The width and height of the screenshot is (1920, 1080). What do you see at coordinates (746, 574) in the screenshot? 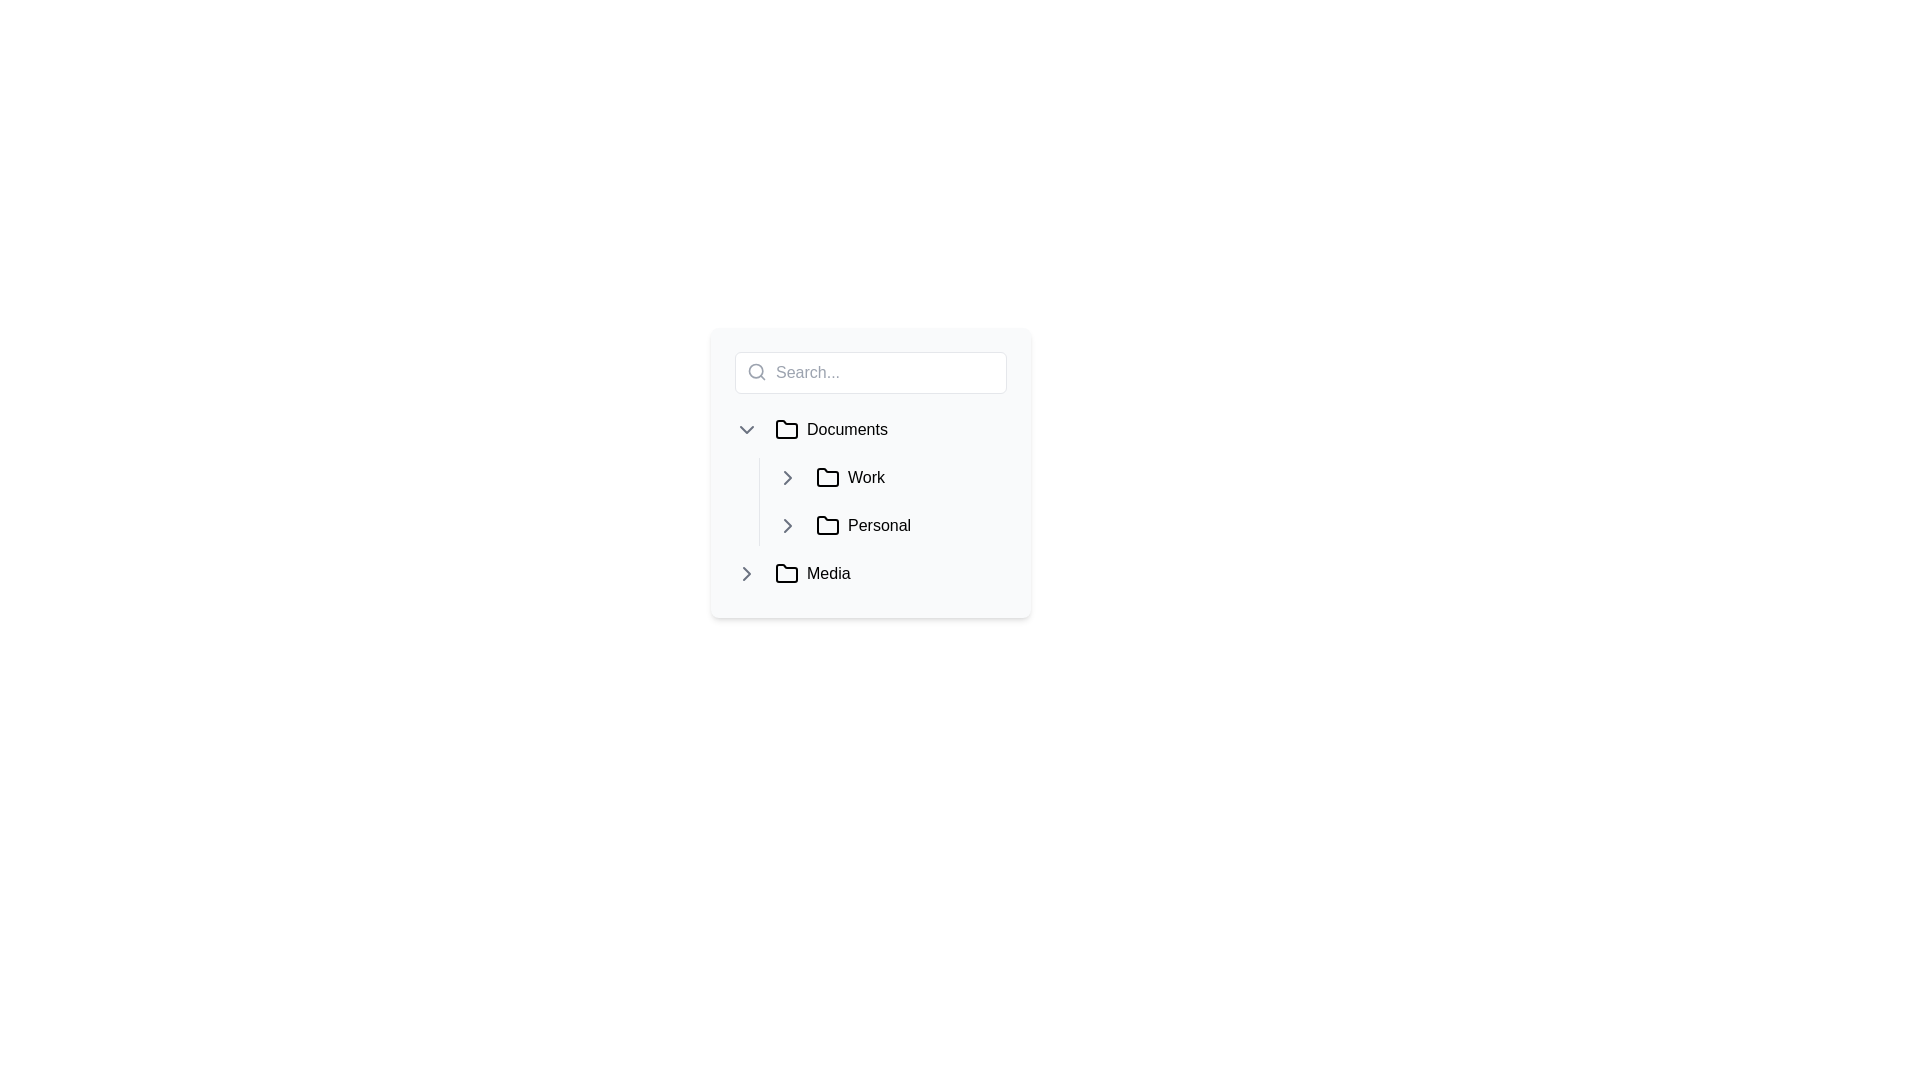
I see `the small, right-pointing chevron icon` at bounding box center [746, 574].